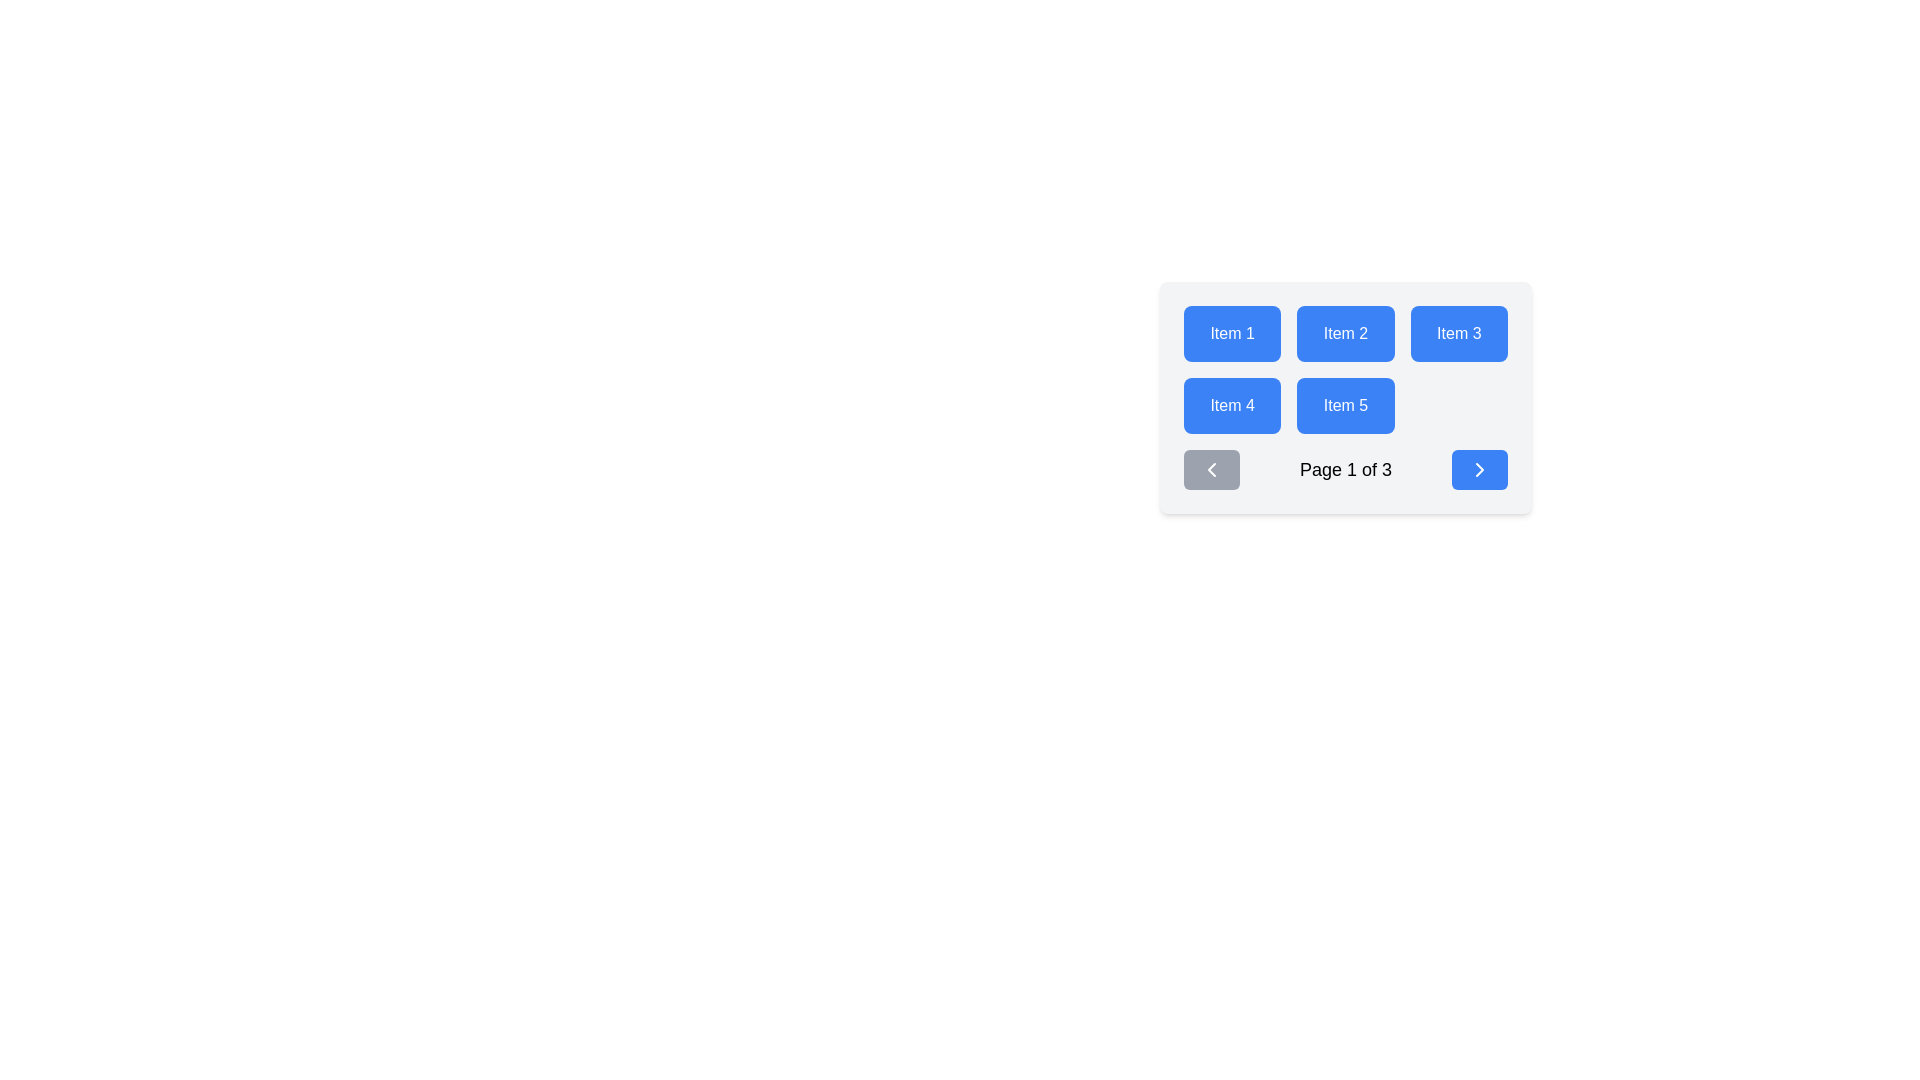 This screenshot has width=1920, height=1080. I want to click on the selectable button located in the second row, first column of a 2-row, 3-column grid, so click(1231, 405).